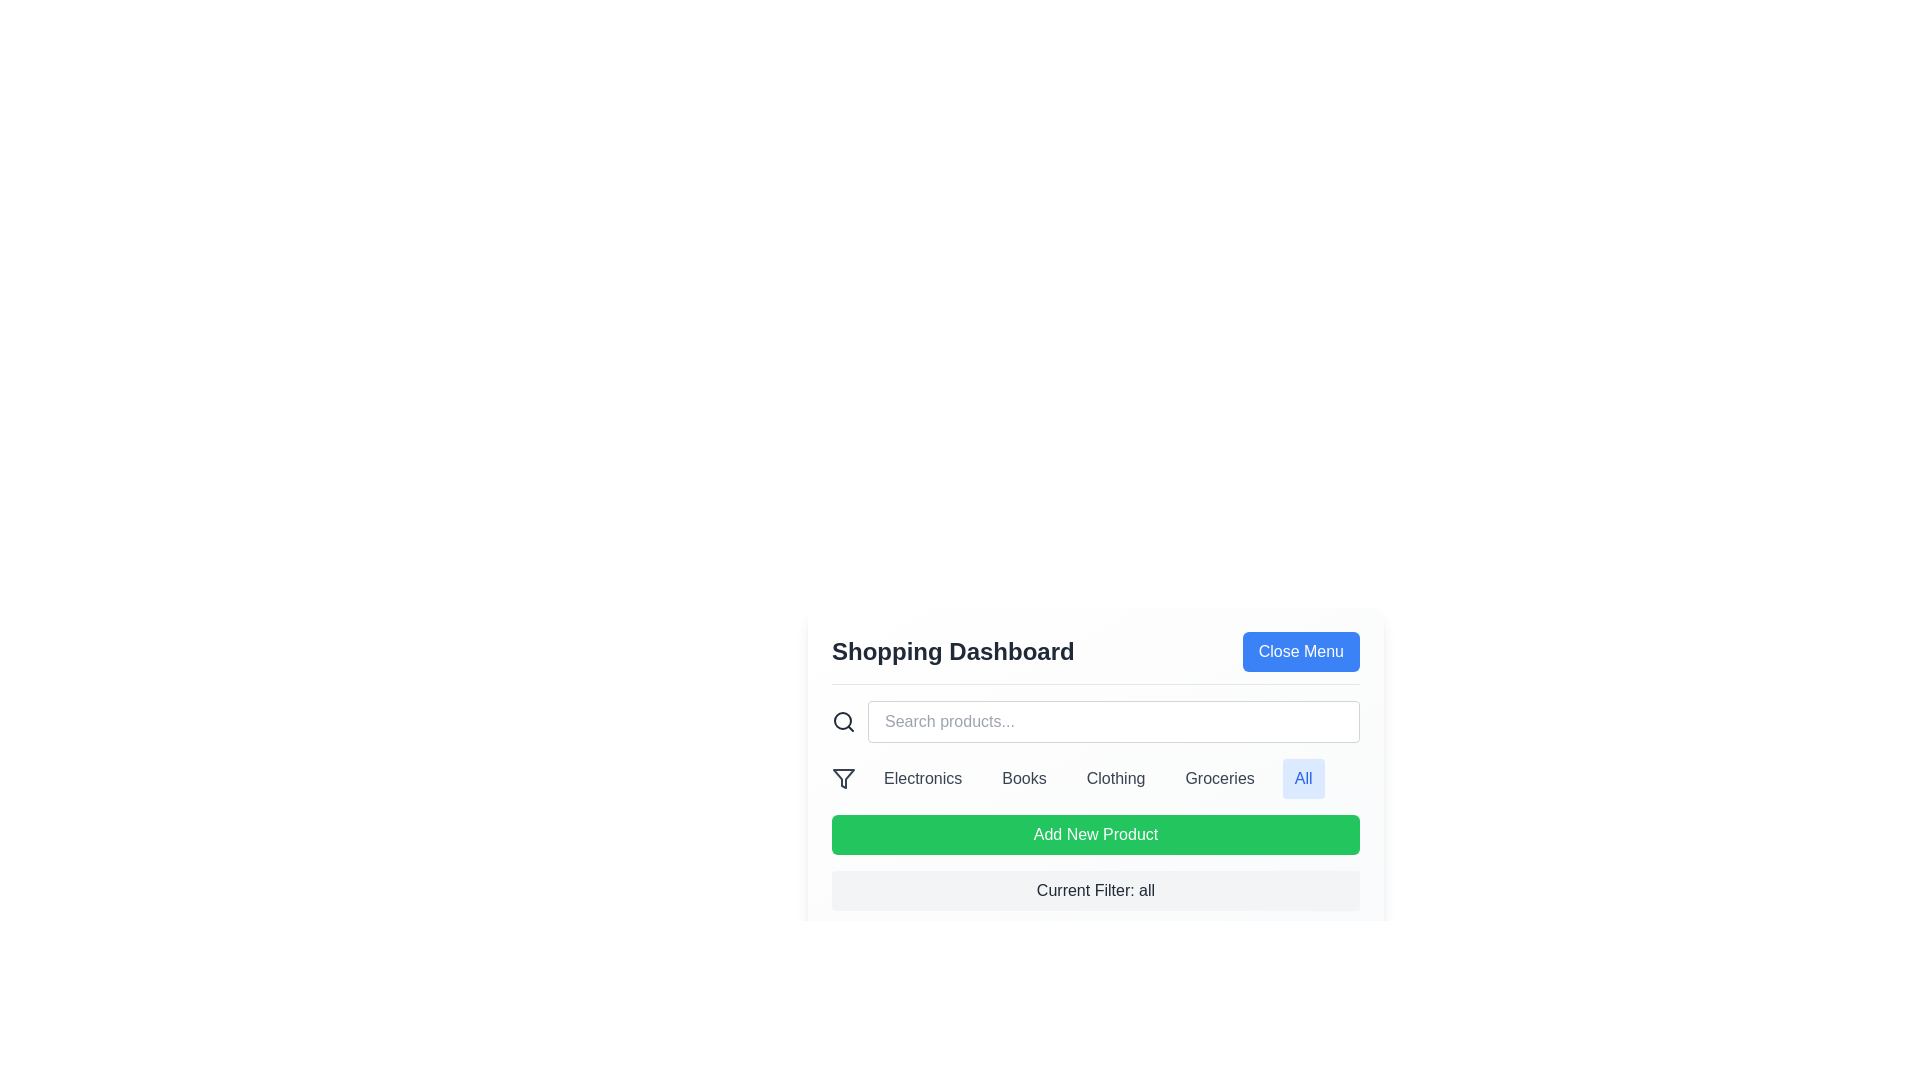 This screenshot has height=1080, width=1920. I want to click on the monochromatic filter icon resembling an inverted triangle funnel, located at the leftmost side of the horizontal navigation bar before the 'Electronics' button, so click(844, 778).